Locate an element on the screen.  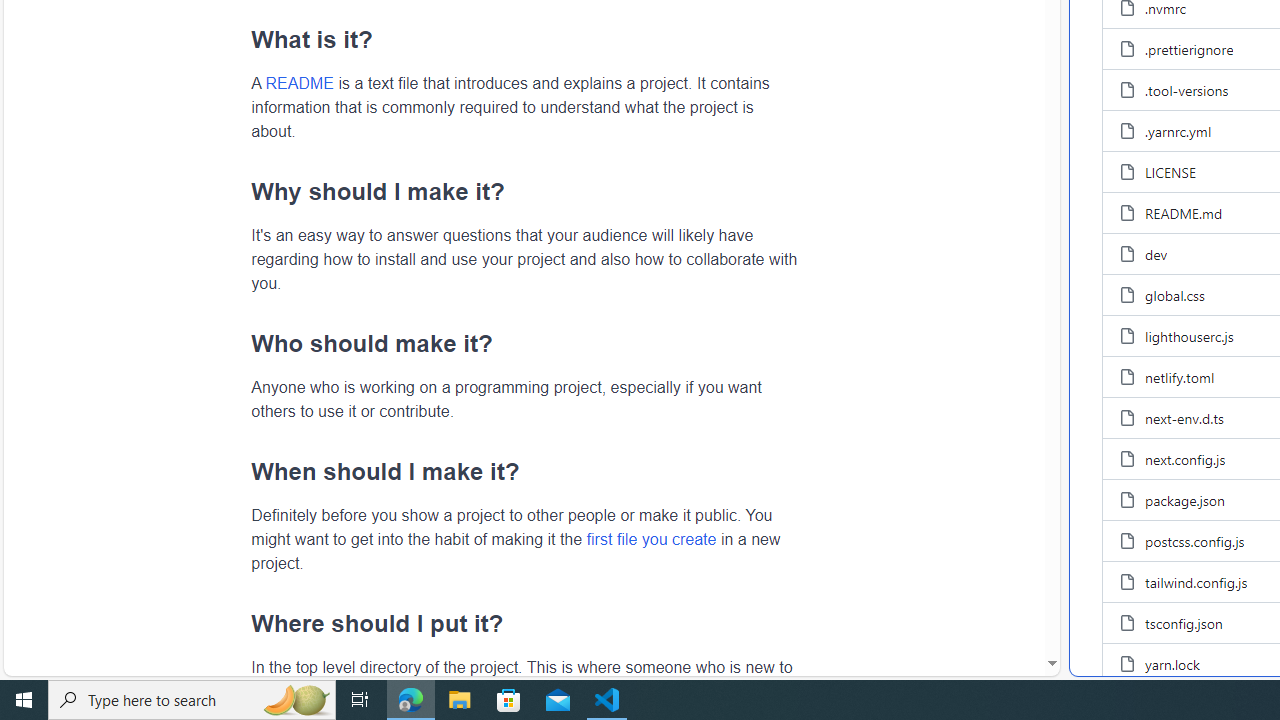
'postcss.config.js, (File)' is located at coordinates (1195, 541).